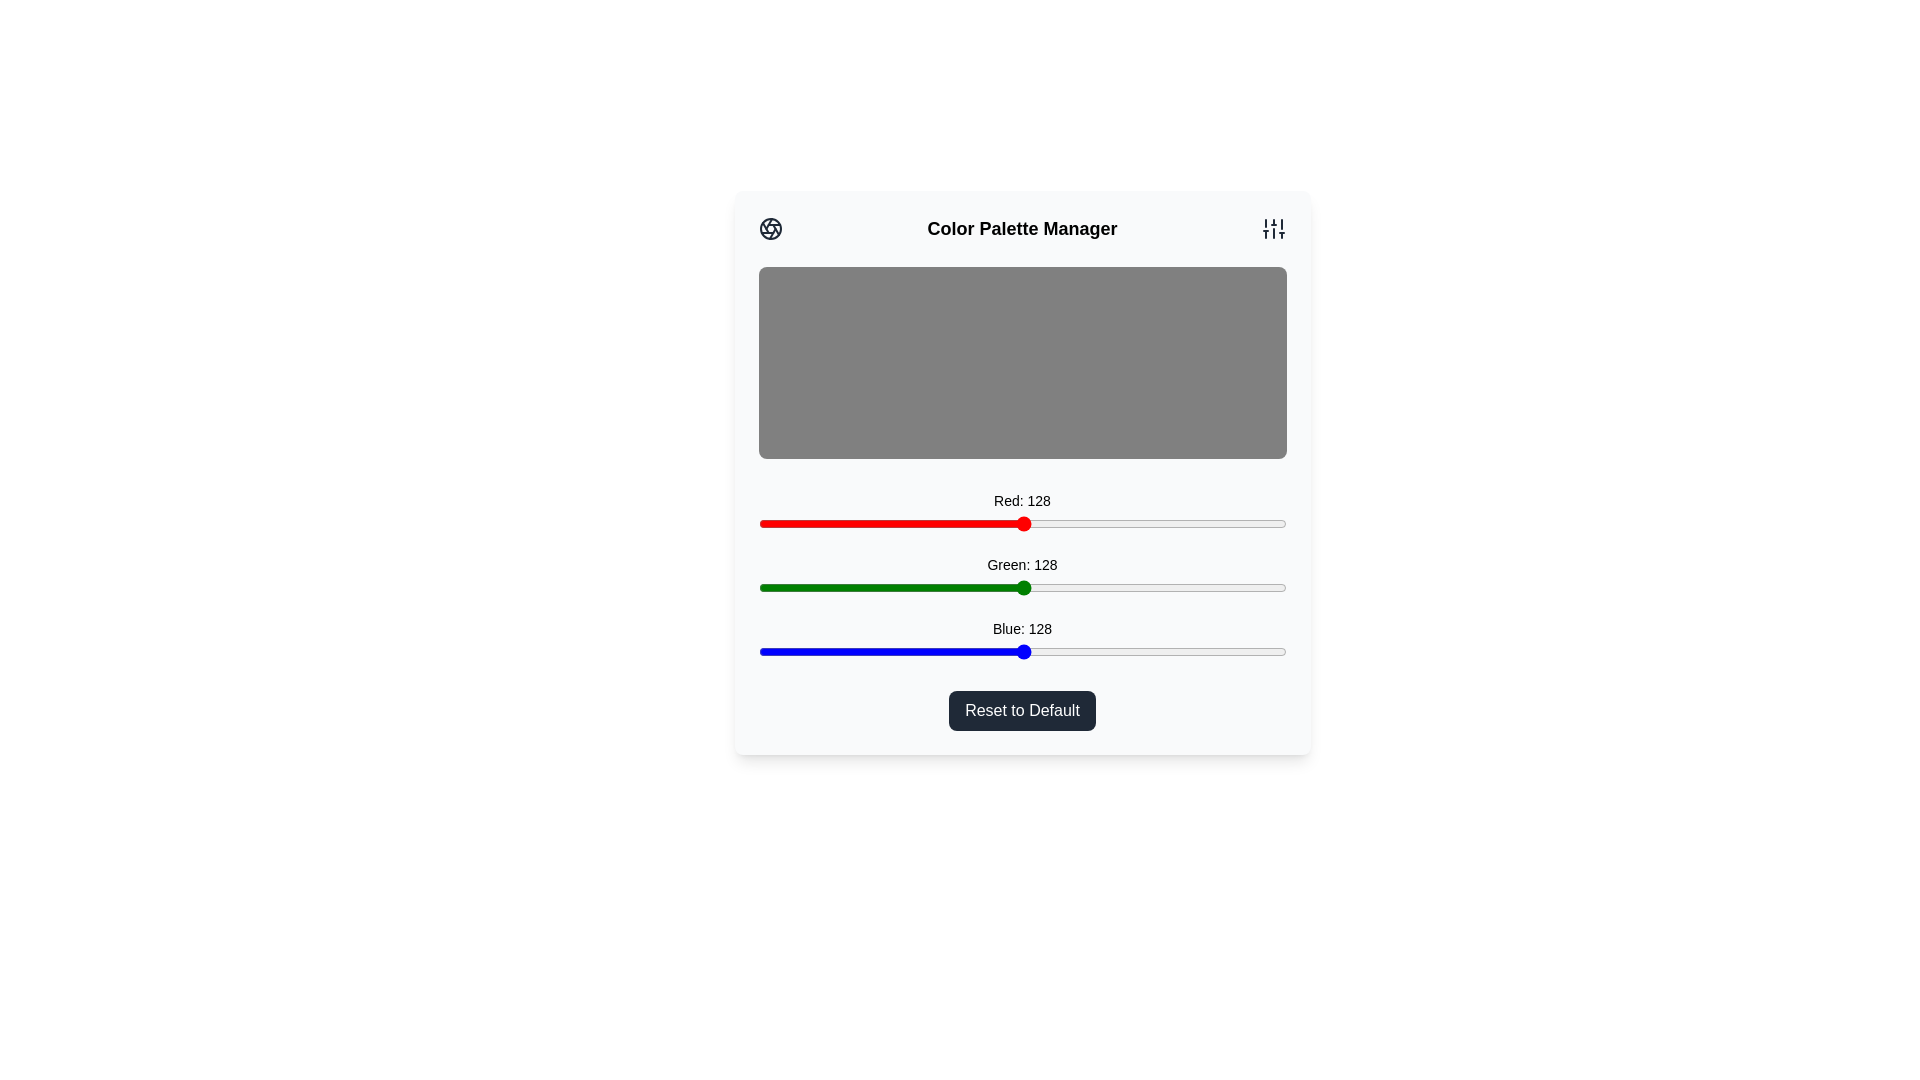  What do you see at coordinates (1254, 523) in the screenshot?
I see `the red color slider to 240` at bounding box center [1254, 523].